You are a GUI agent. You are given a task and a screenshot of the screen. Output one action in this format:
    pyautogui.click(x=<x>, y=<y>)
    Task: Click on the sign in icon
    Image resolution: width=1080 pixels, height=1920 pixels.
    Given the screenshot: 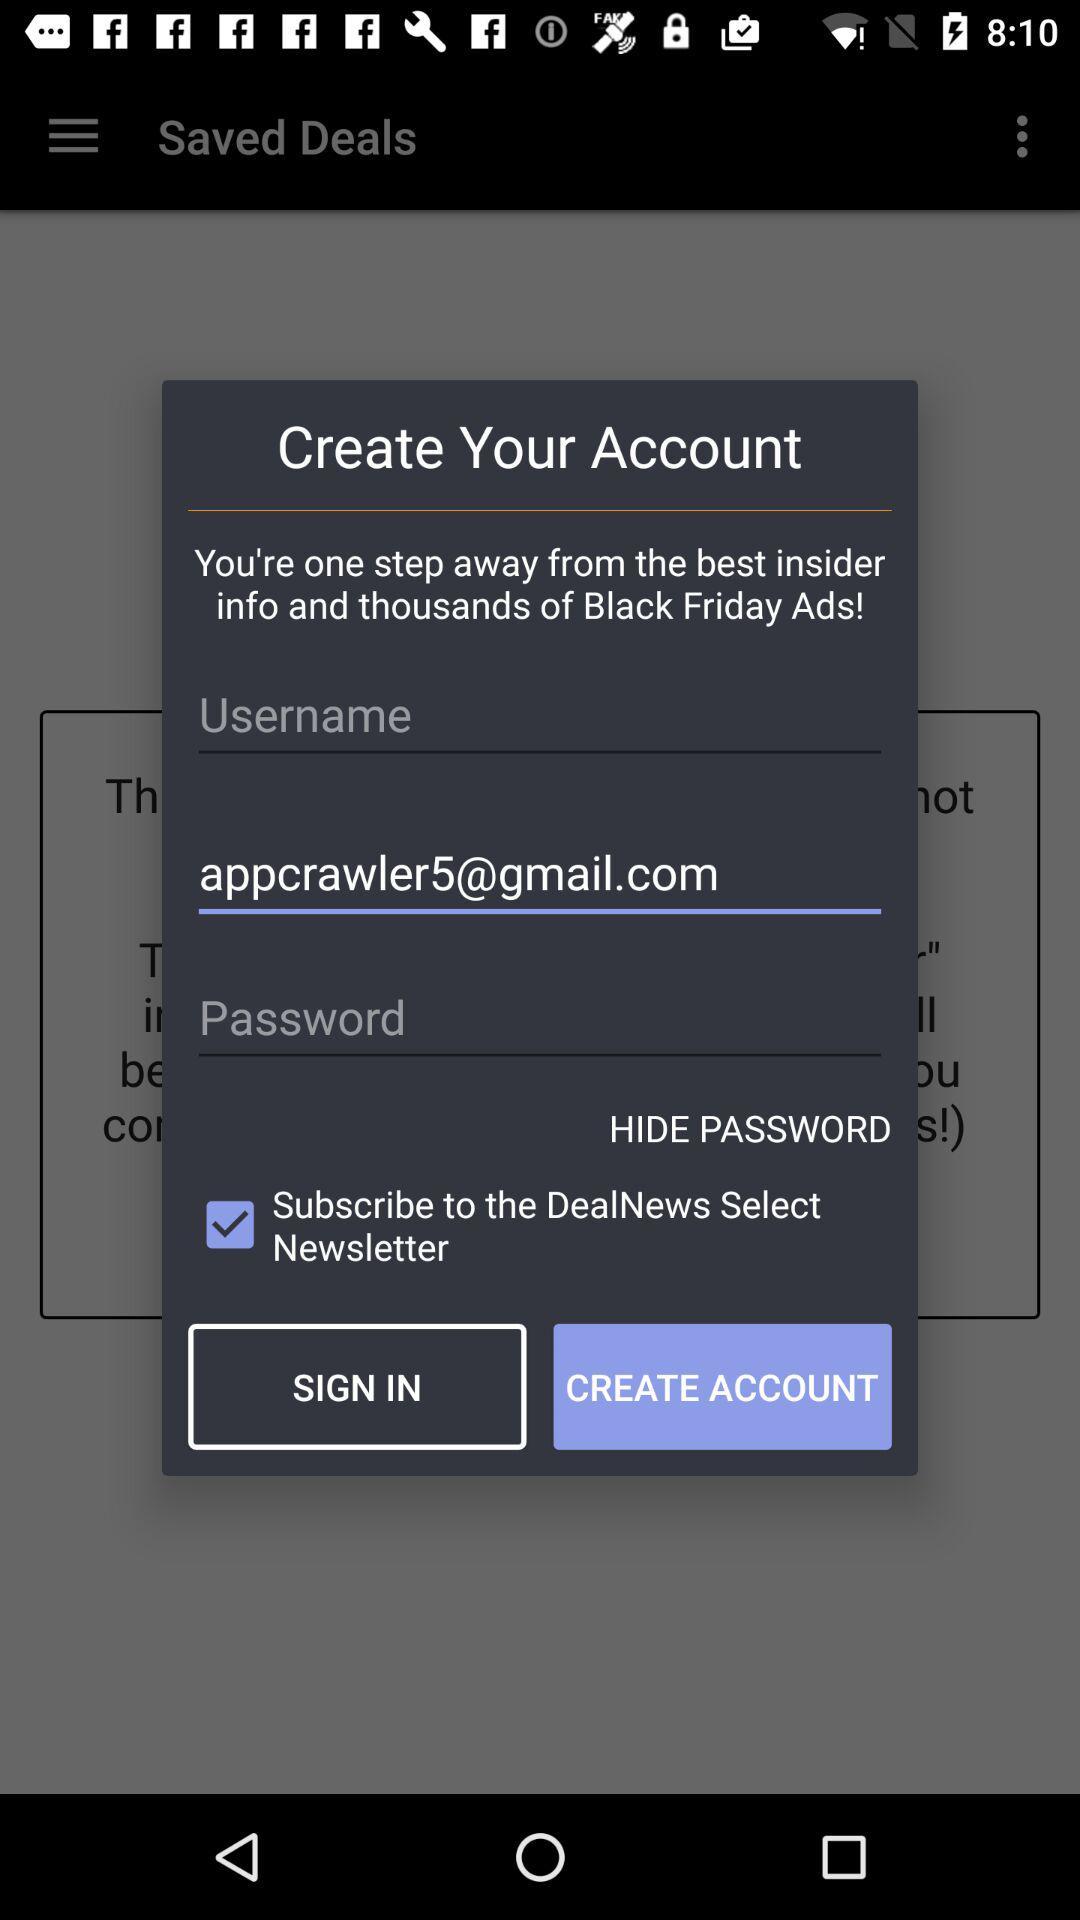 What is the action you would take?
    pyautogui.click(x=356, y=1385)
    